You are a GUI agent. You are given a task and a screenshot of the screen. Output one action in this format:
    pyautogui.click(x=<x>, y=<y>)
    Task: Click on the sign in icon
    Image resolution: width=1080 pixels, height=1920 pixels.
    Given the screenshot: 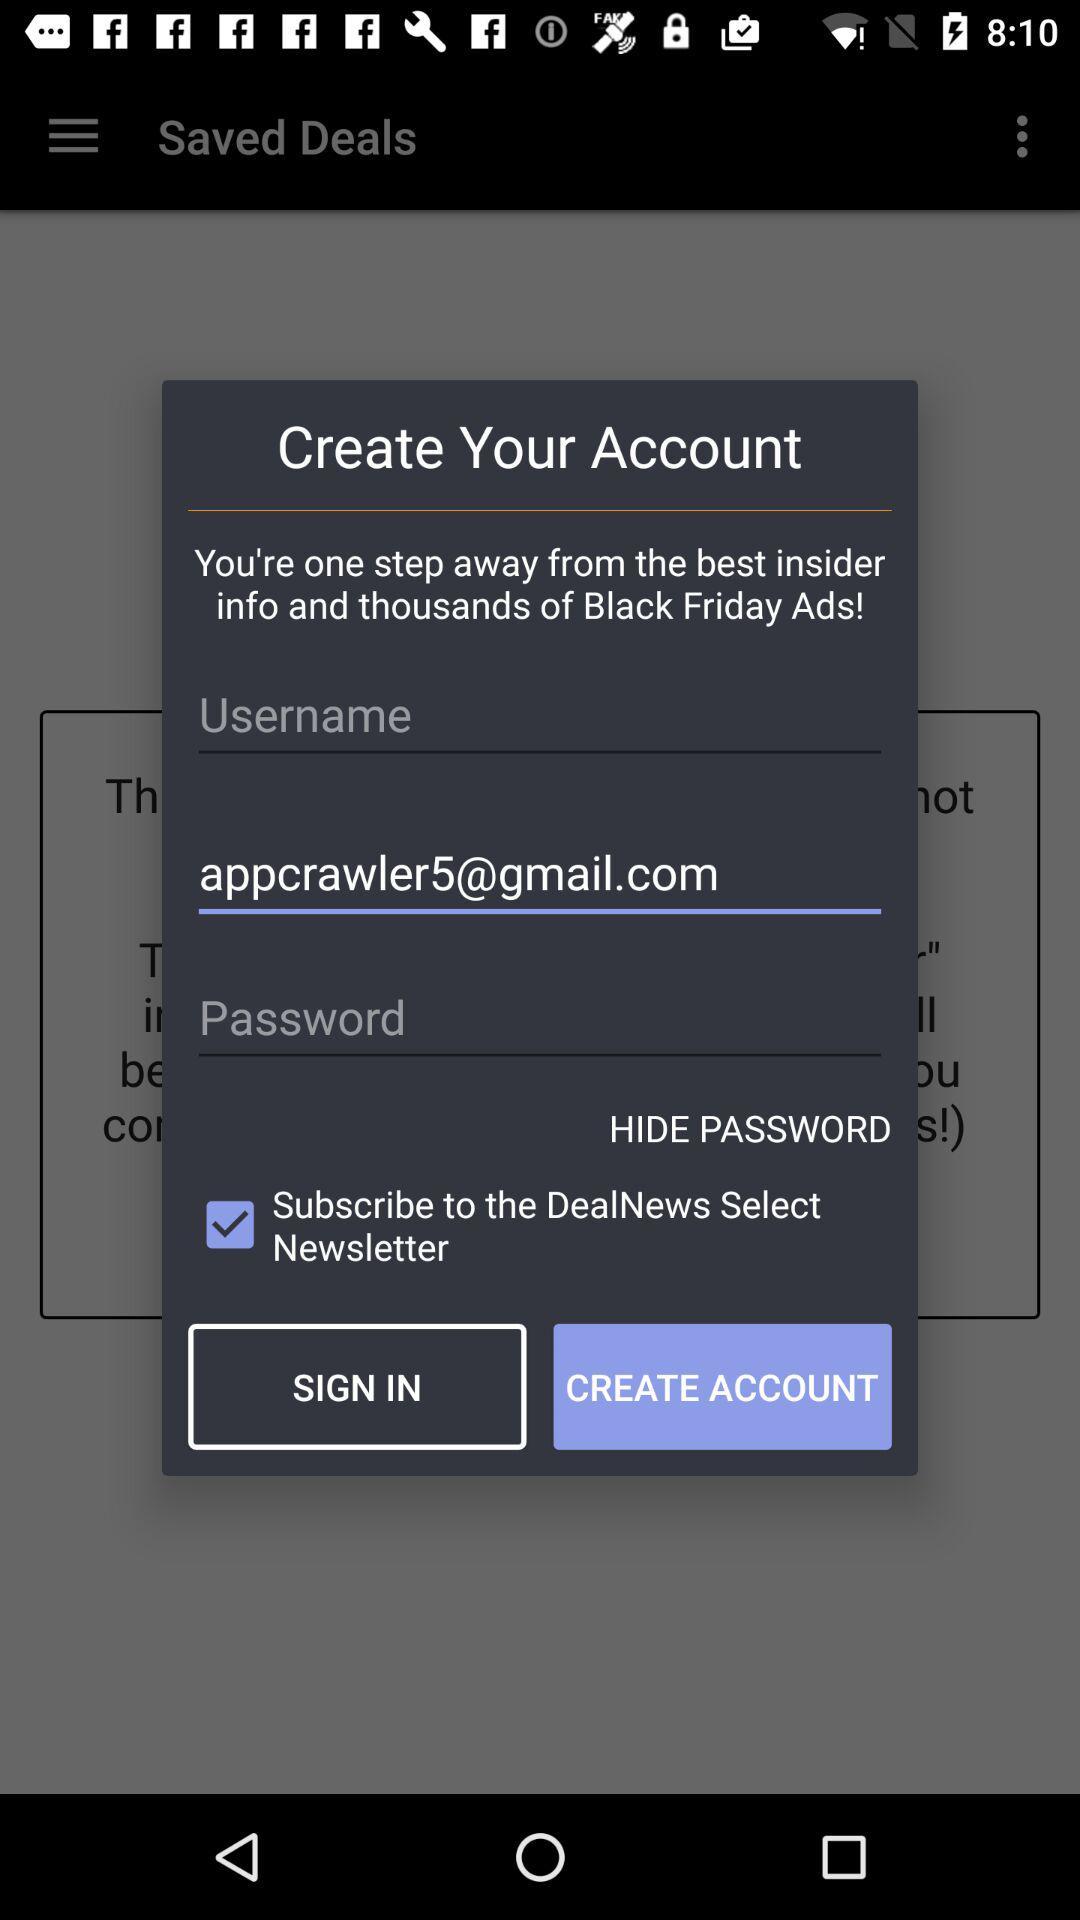 What is the action you would take?
    pyautogui.click(x=356, y=1385)
    